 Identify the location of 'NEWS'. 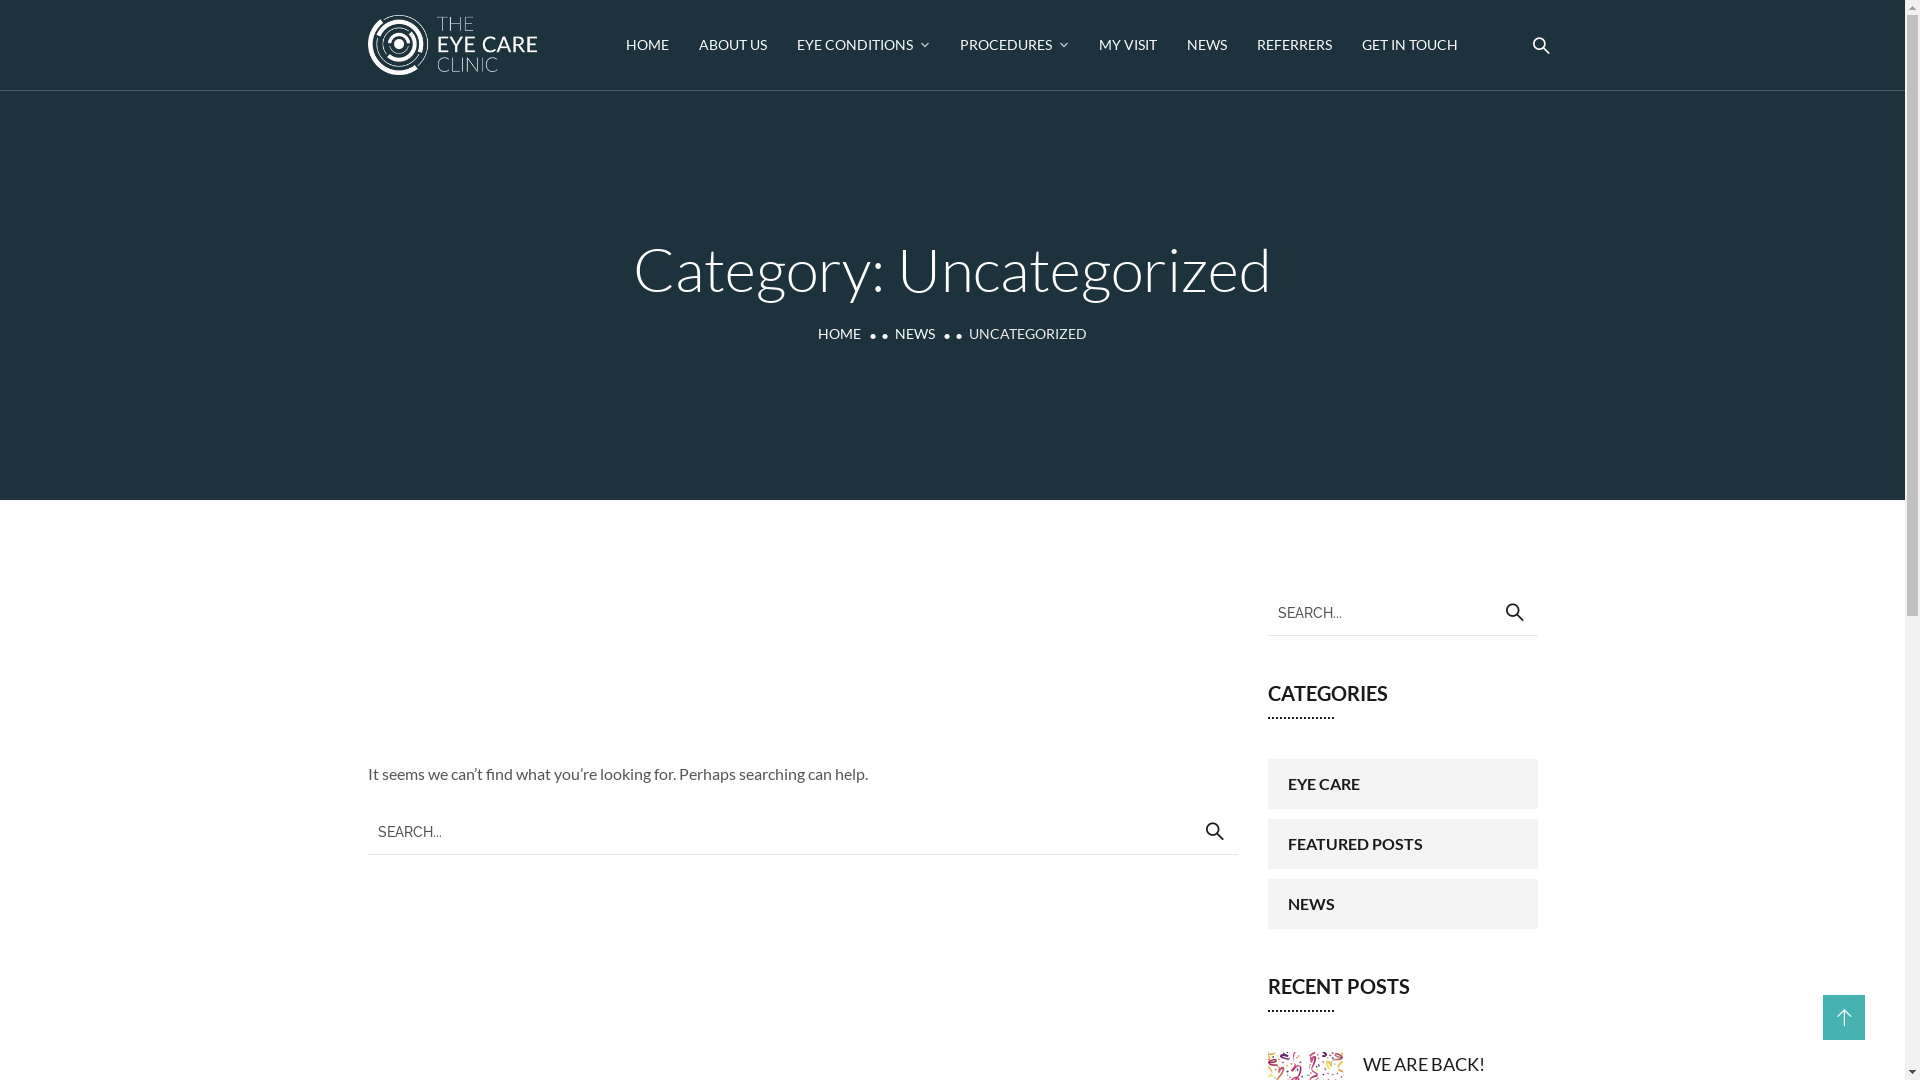
(1401, 903).